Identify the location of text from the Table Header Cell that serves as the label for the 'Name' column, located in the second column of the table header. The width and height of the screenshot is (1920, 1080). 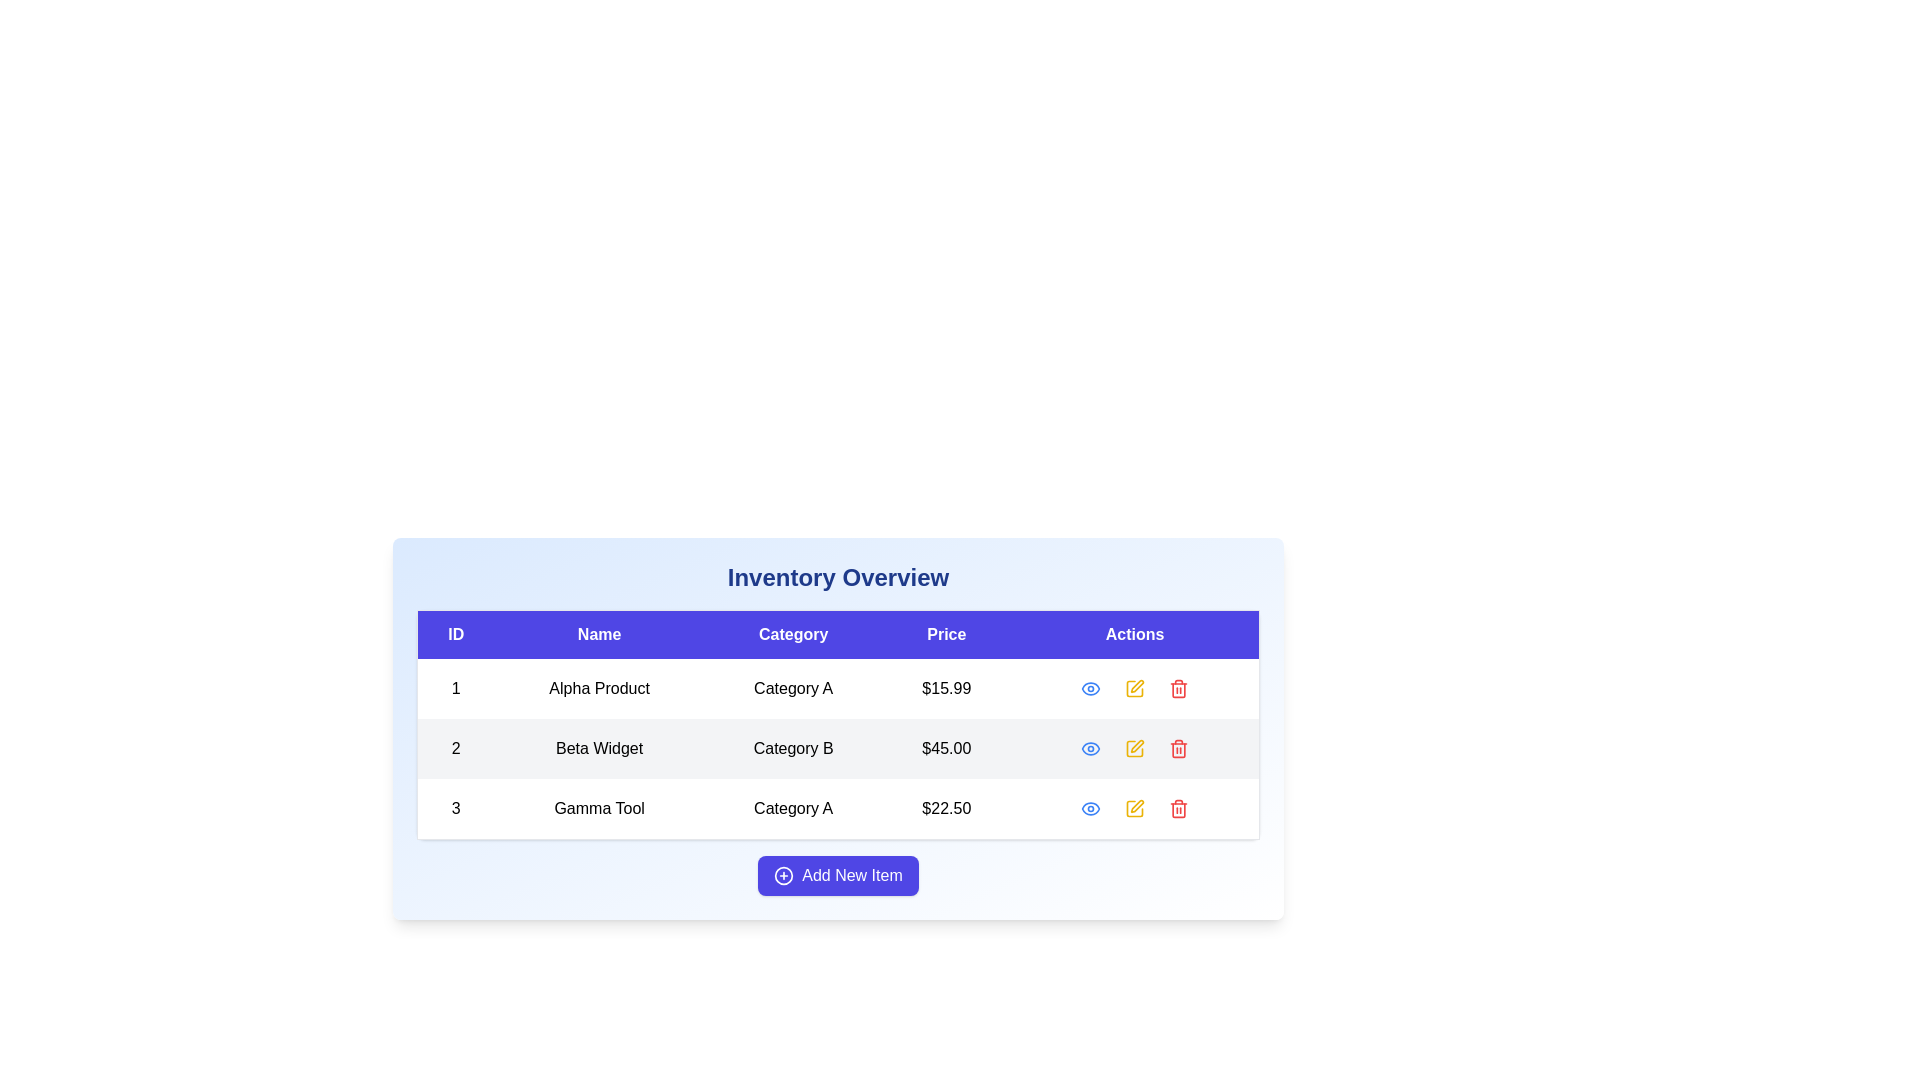
(598, 634).